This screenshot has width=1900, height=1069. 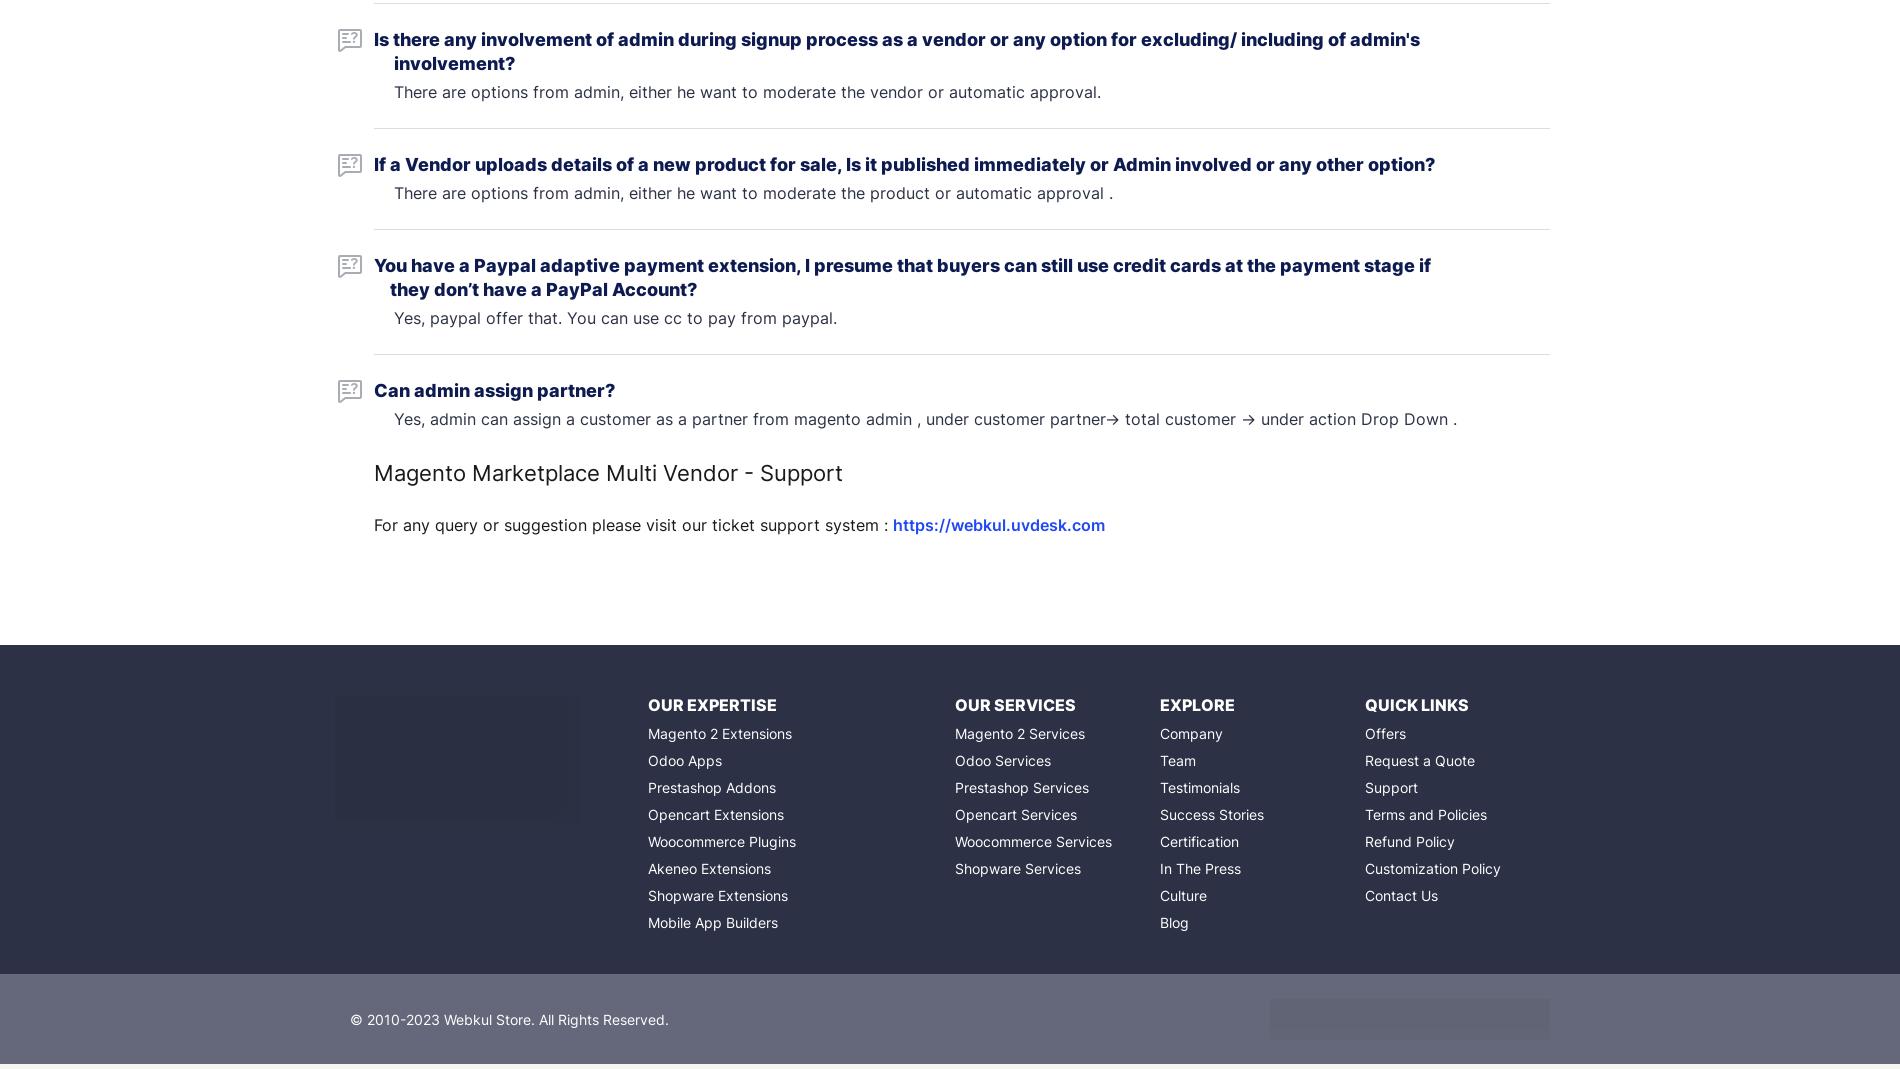 What do you see at coordinates (713, 814) in the screenshot?
I see `'Opencart Extensions'` at bounding box center [713, 814].